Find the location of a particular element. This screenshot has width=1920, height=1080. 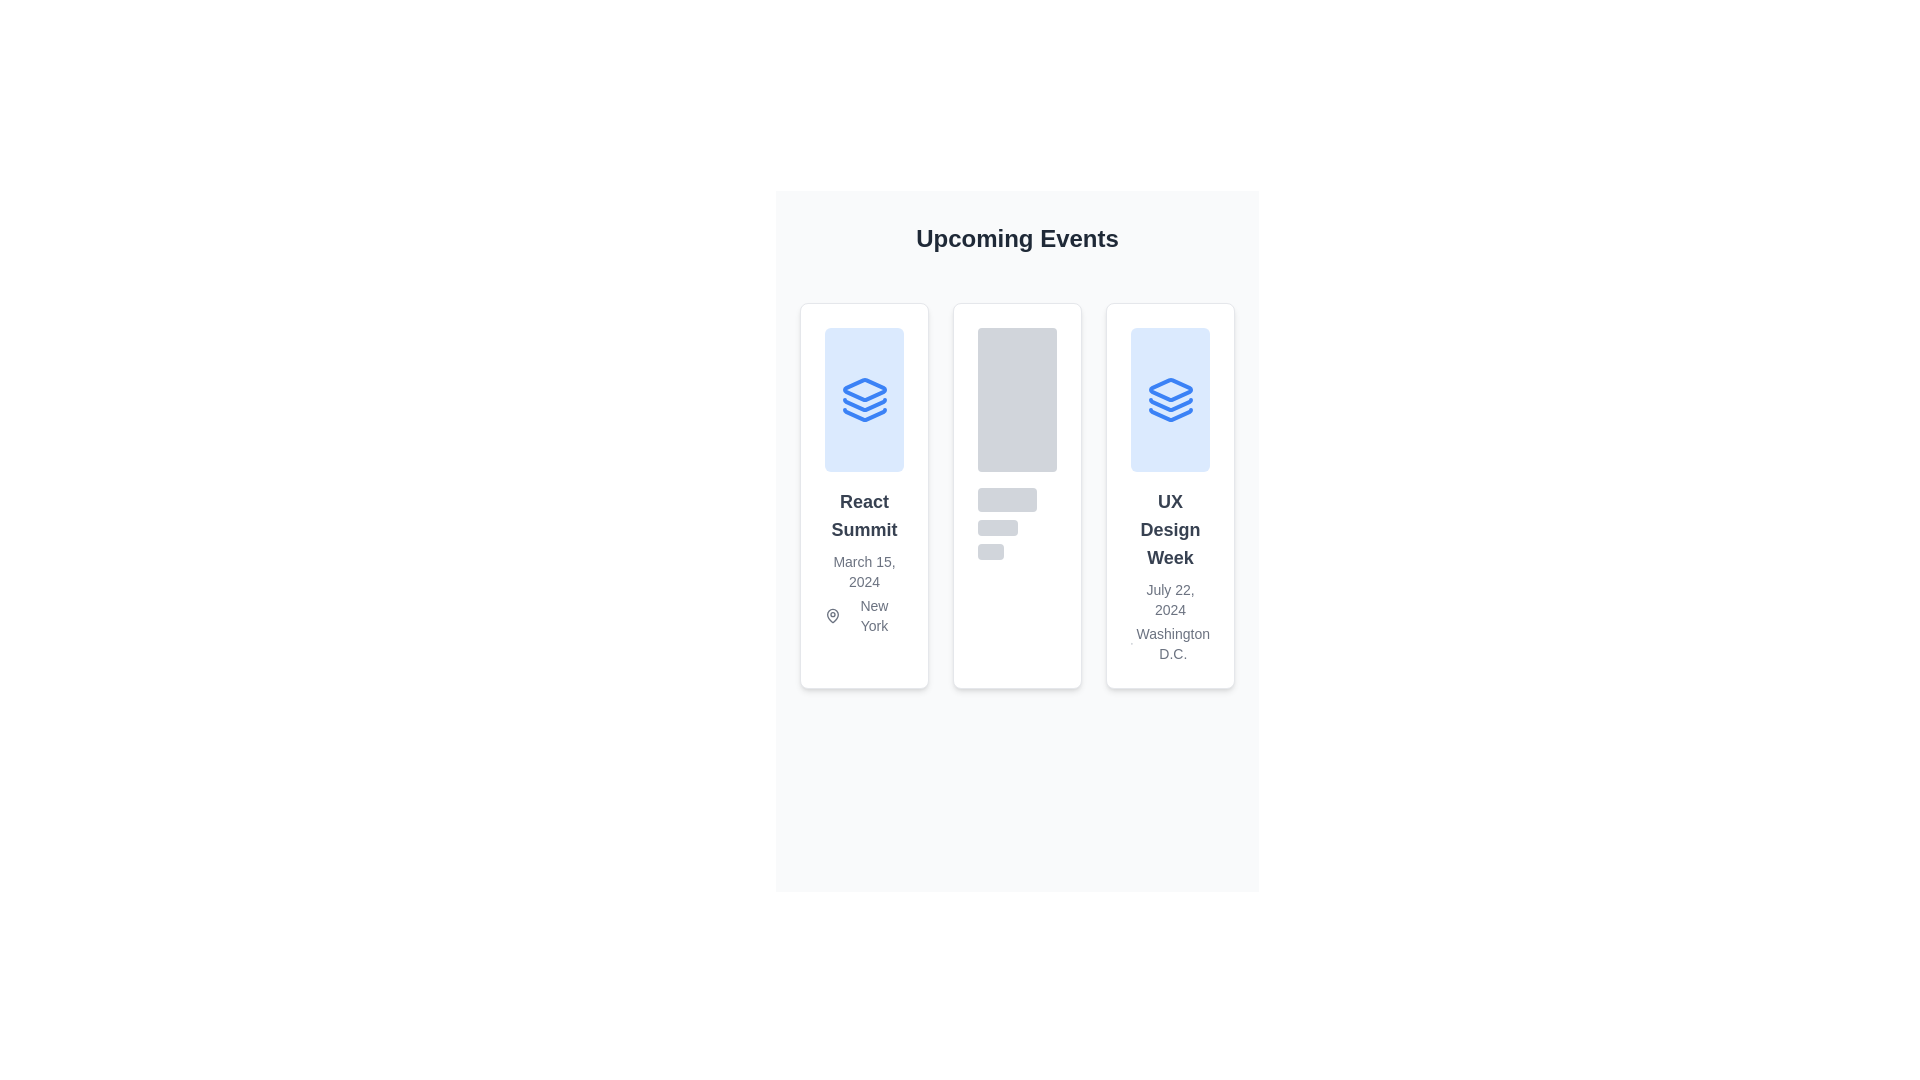

the text label displaying 'Washington D.C.' located in the rightmost card under 'UX Design Week' is located at coordinates (1170, 644).